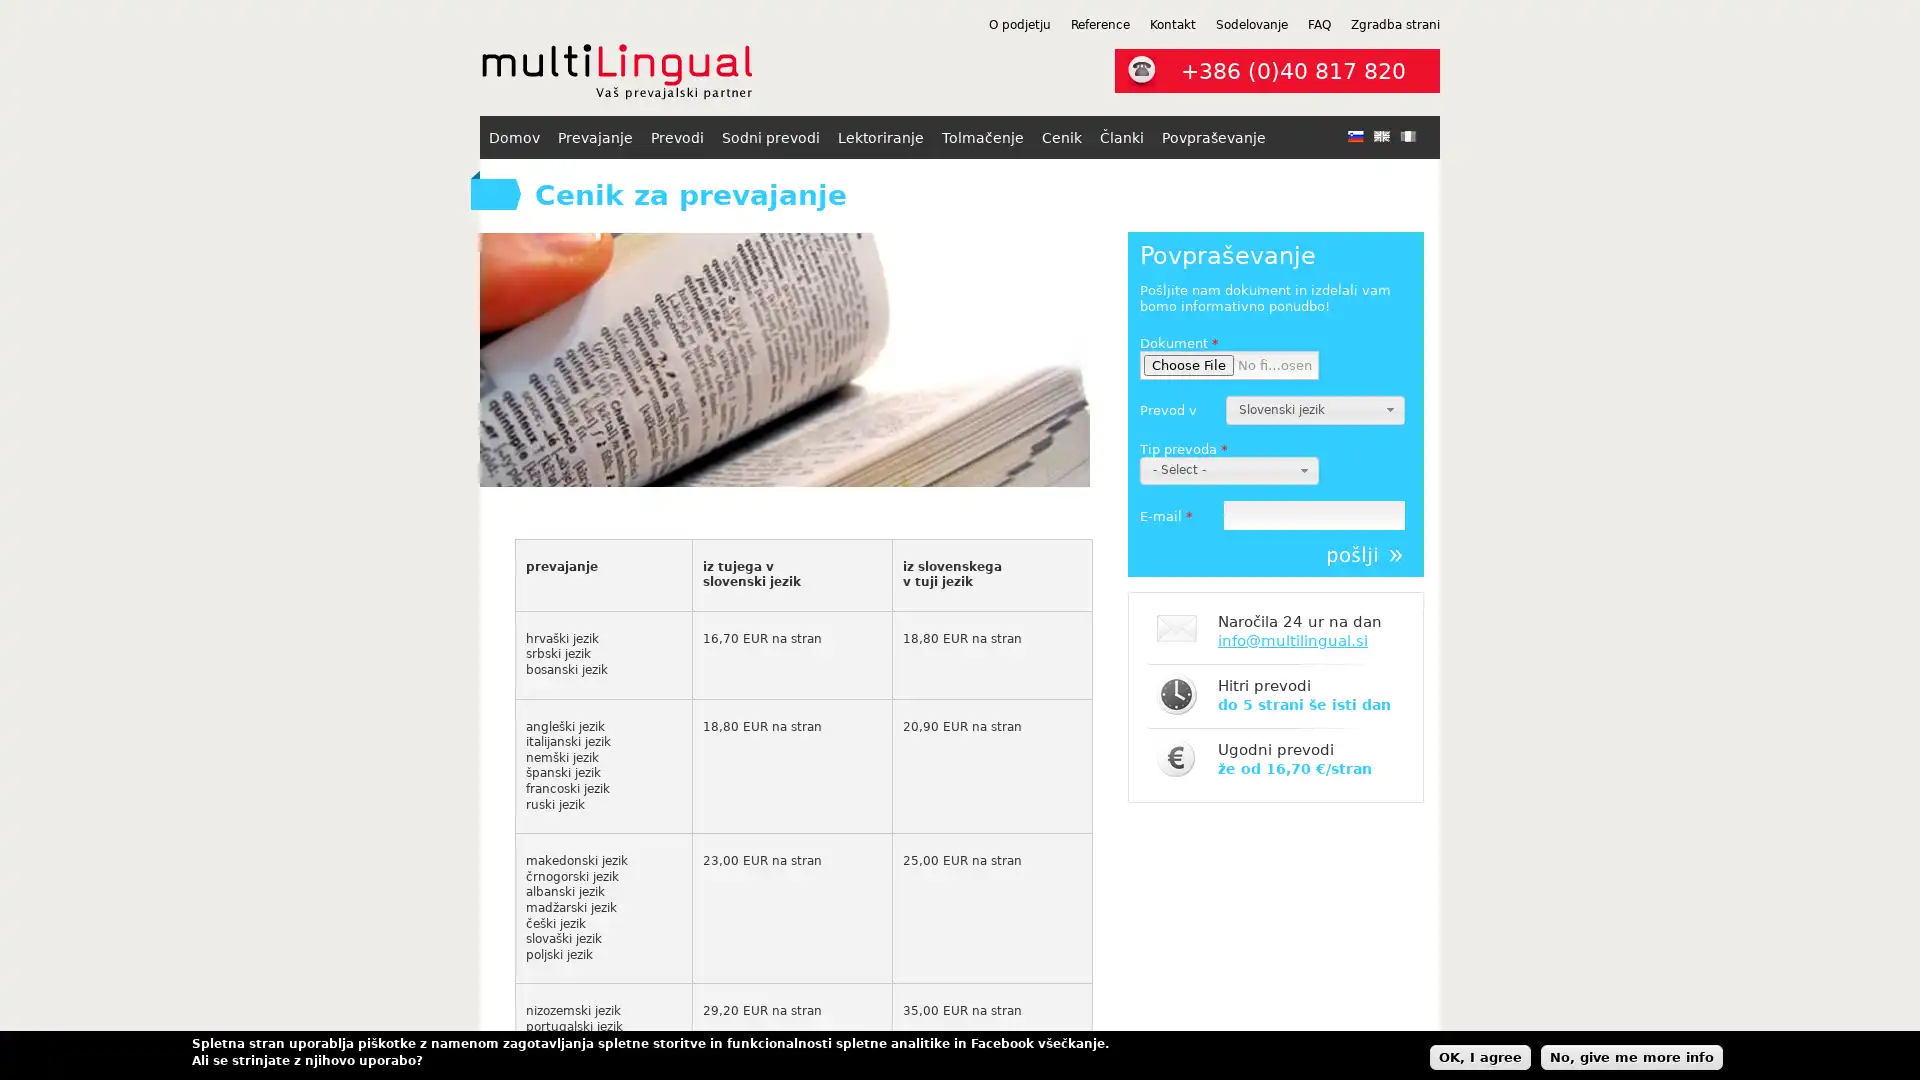  I want to click on poslji, so click(1363, 555).